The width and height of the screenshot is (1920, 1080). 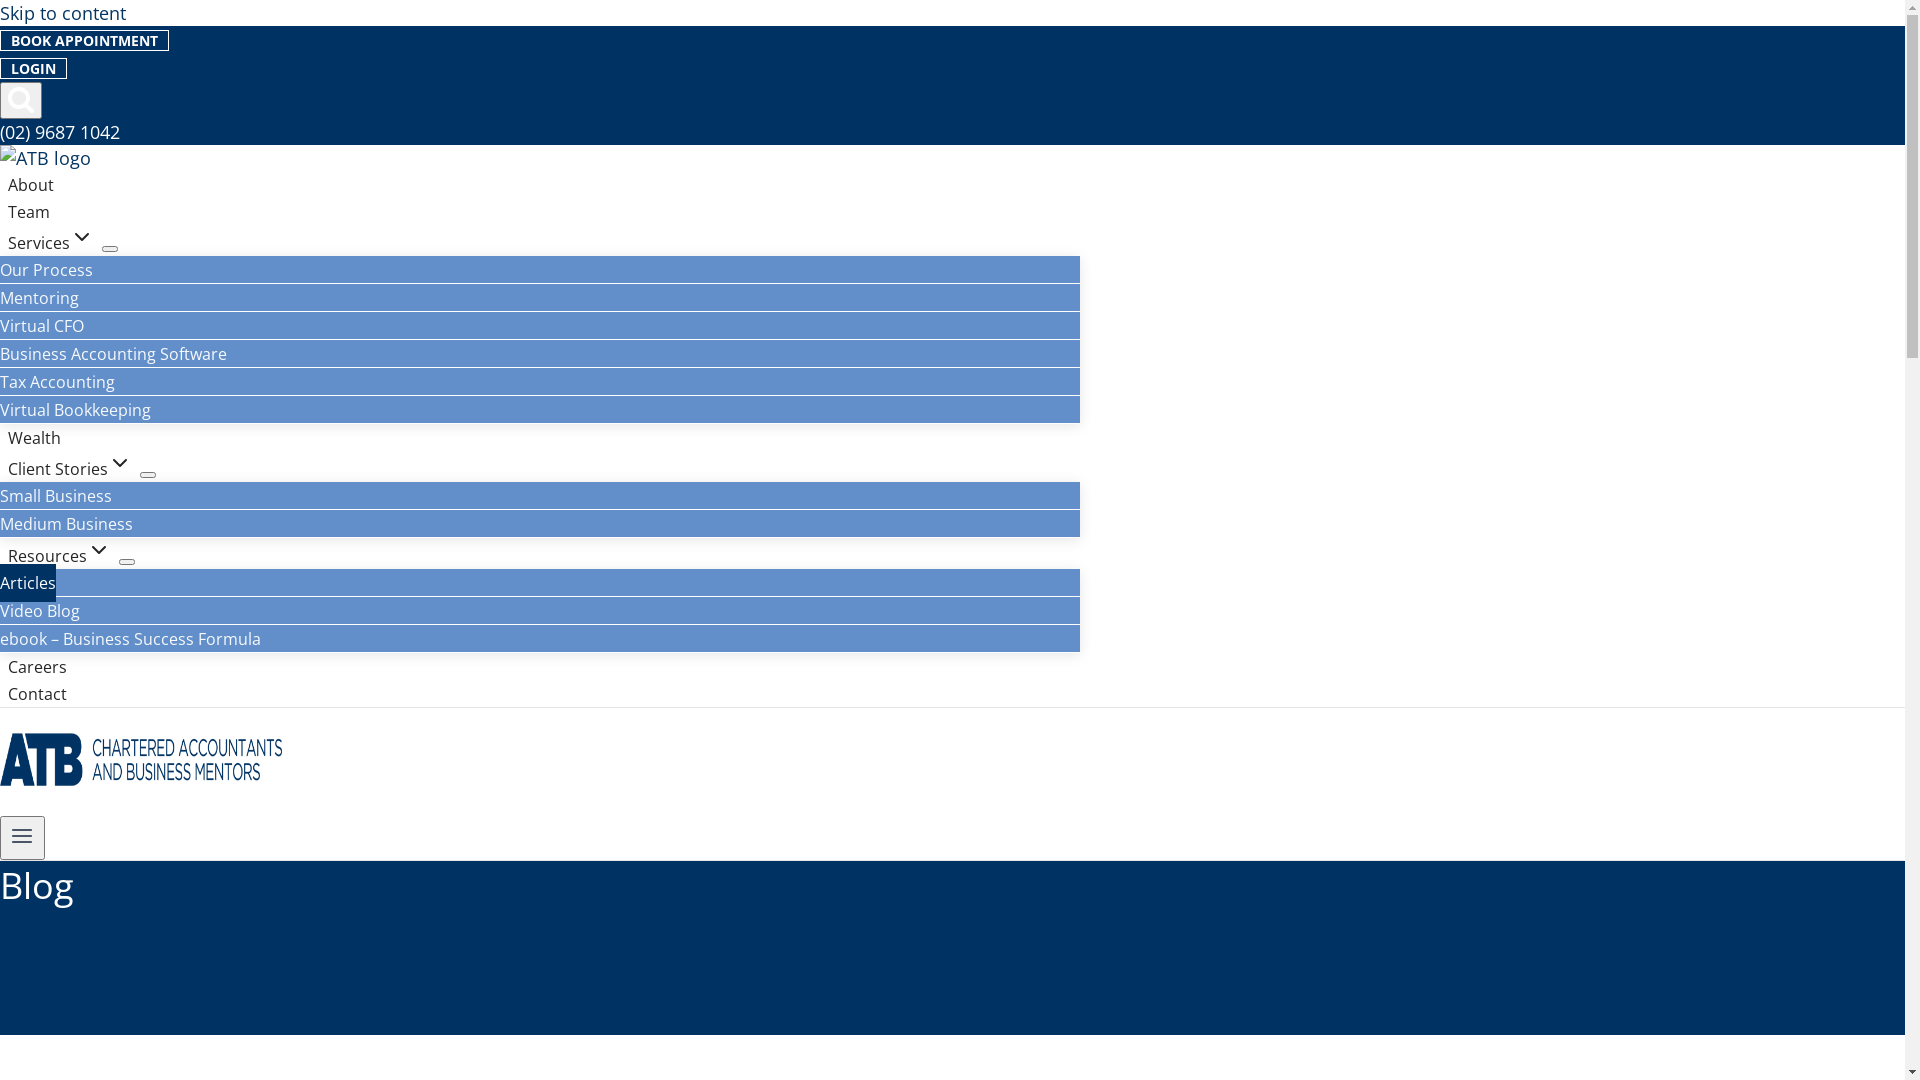 What do you see at coordinates (22, 837) in the screenshot?
I see `'Toggle Menu'` at bounding box center [22, 837].